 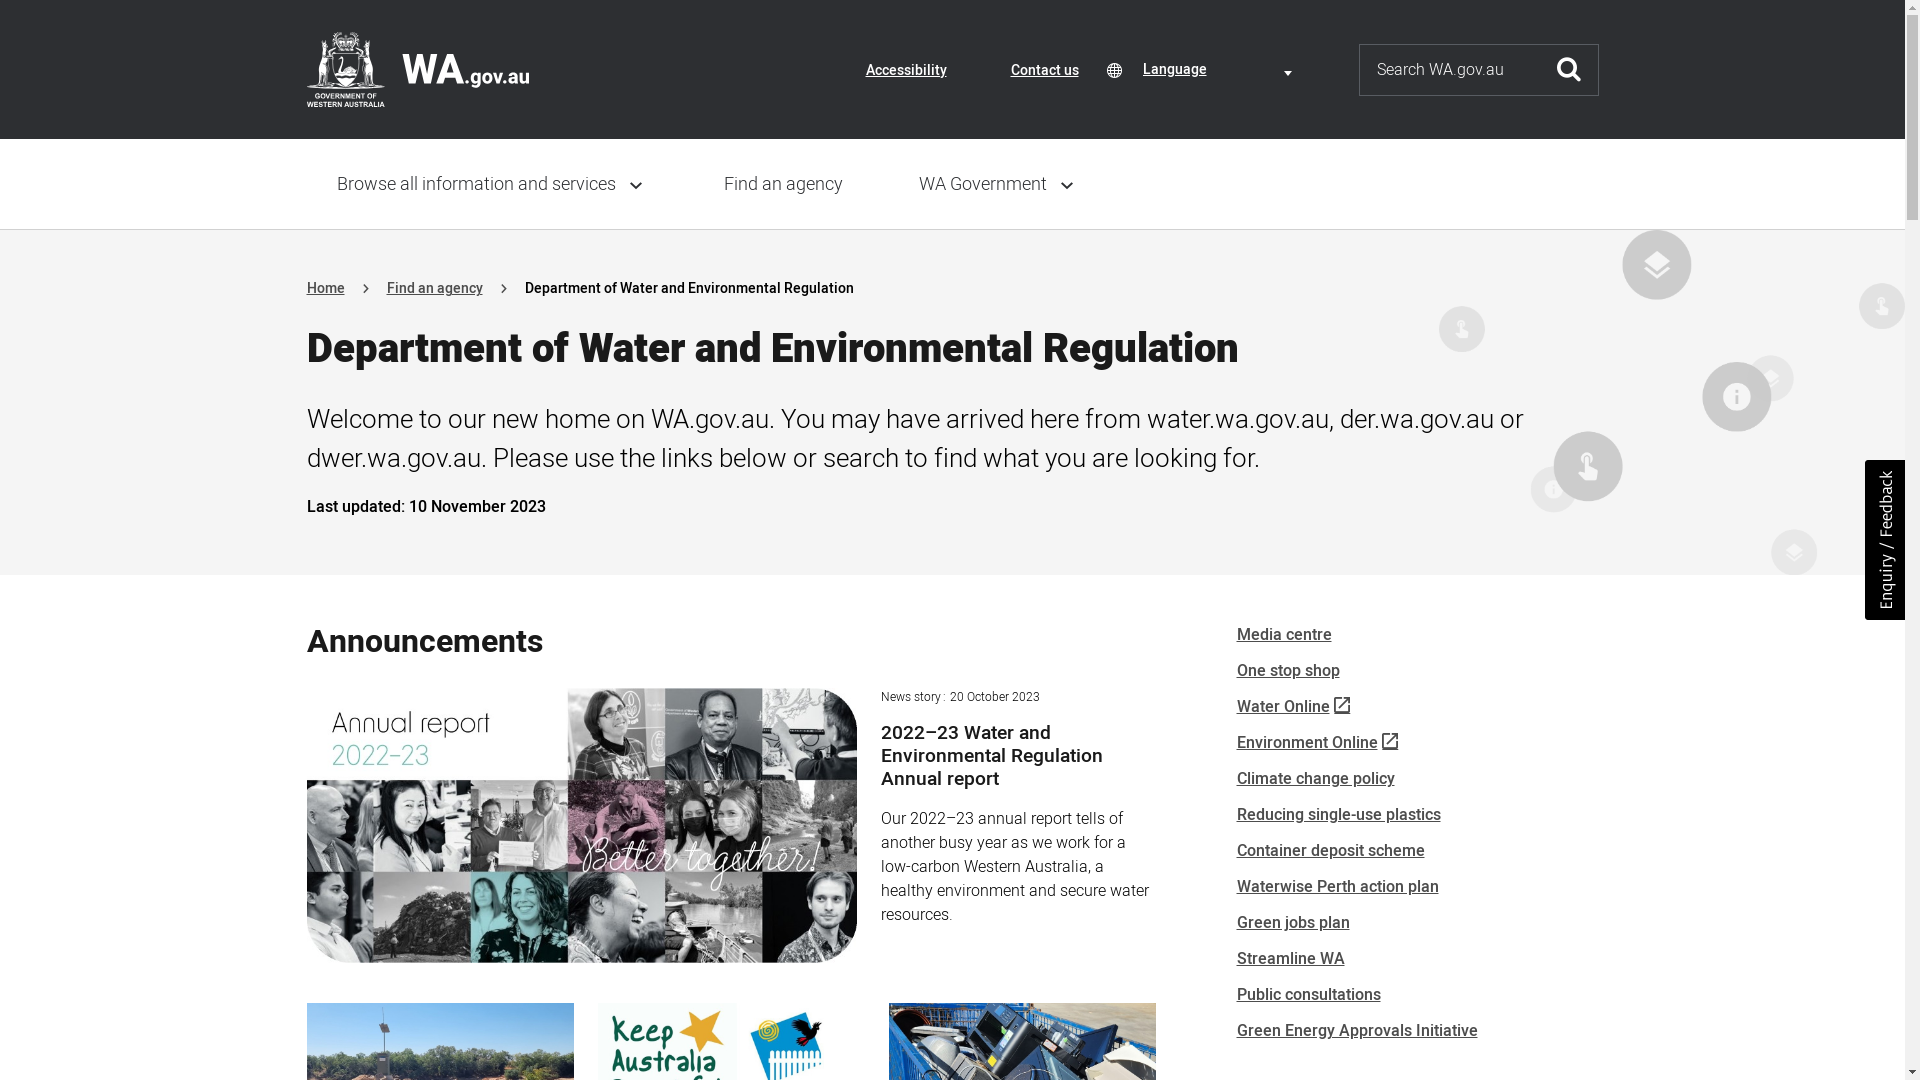 I want to click on 'One stop shop', so click(x=1287, y=671).